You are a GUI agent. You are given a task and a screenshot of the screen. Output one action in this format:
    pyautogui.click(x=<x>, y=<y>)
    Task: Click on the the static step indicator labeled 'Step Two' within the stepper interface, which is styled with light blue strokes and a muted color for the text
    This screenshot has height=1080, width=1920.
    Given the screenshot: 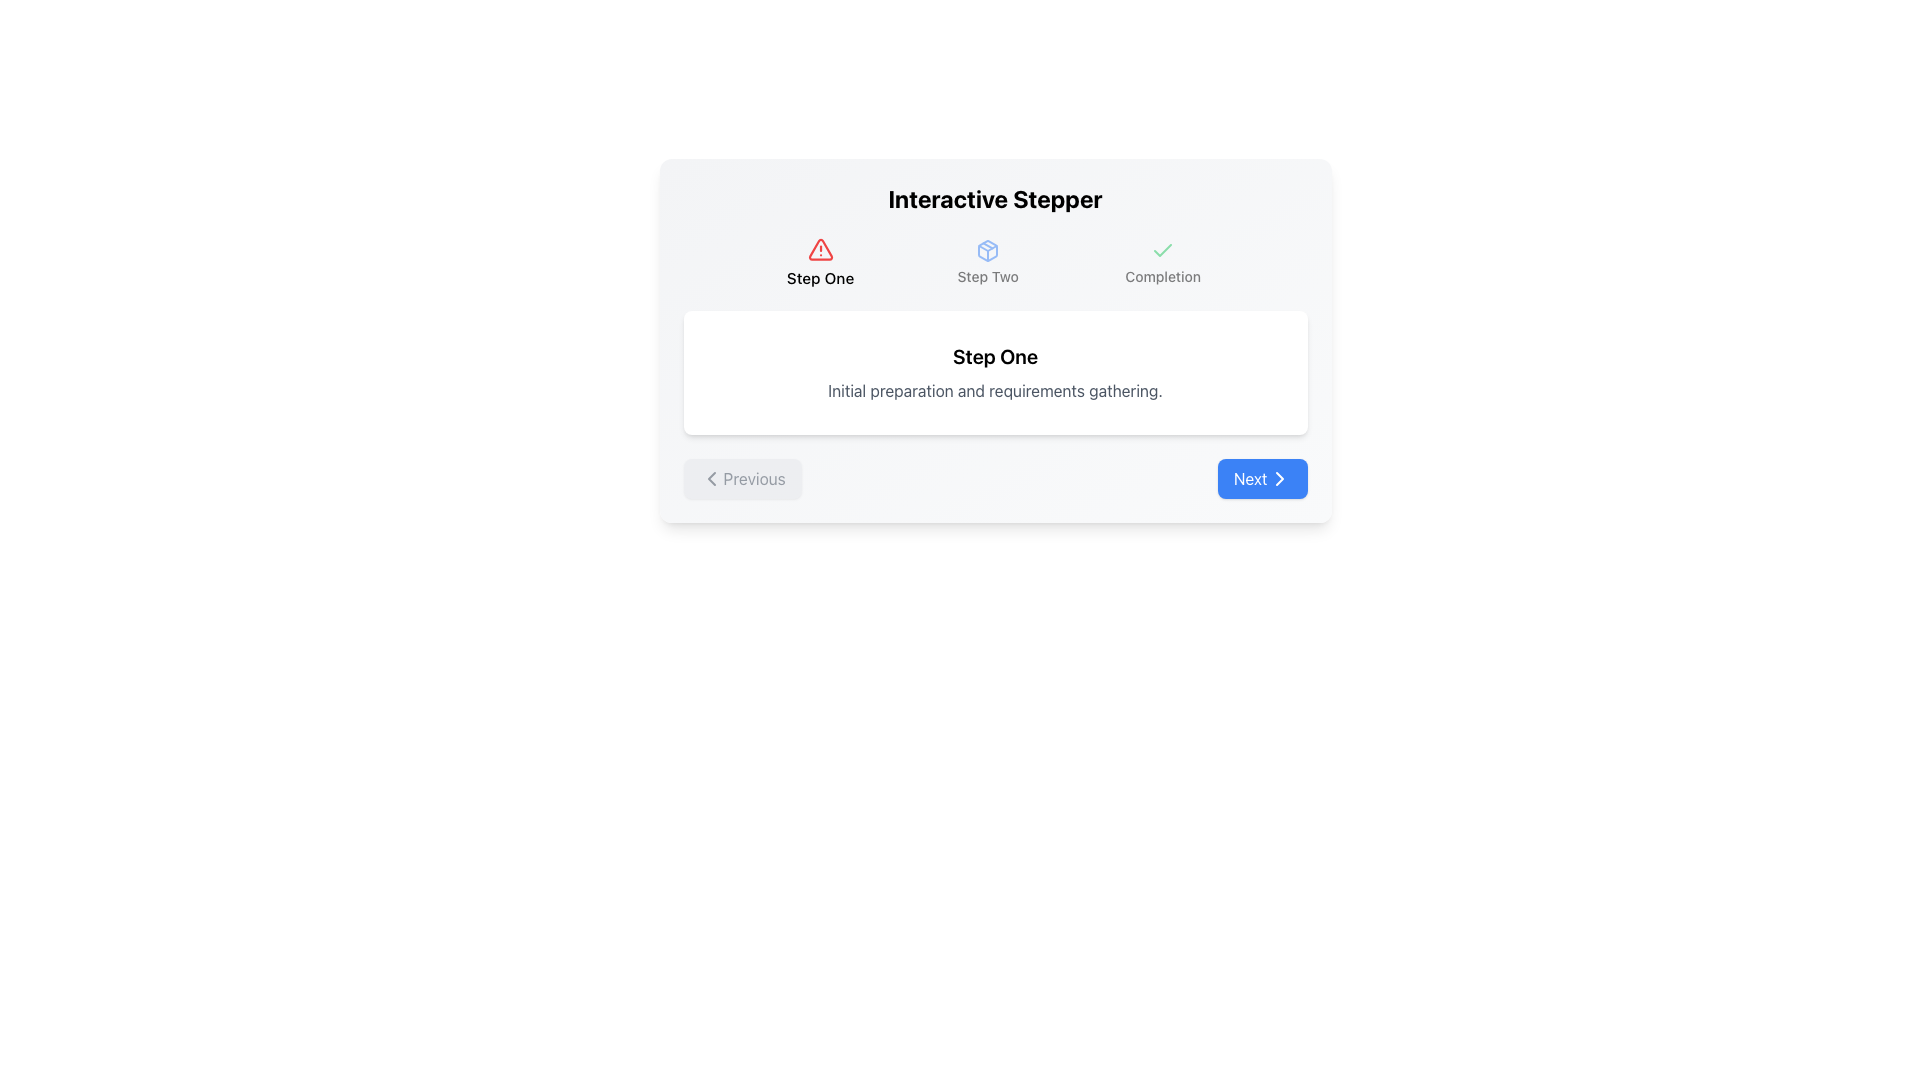 What is the action you would take?
    pyautogui.click(x=988, y=261)
    